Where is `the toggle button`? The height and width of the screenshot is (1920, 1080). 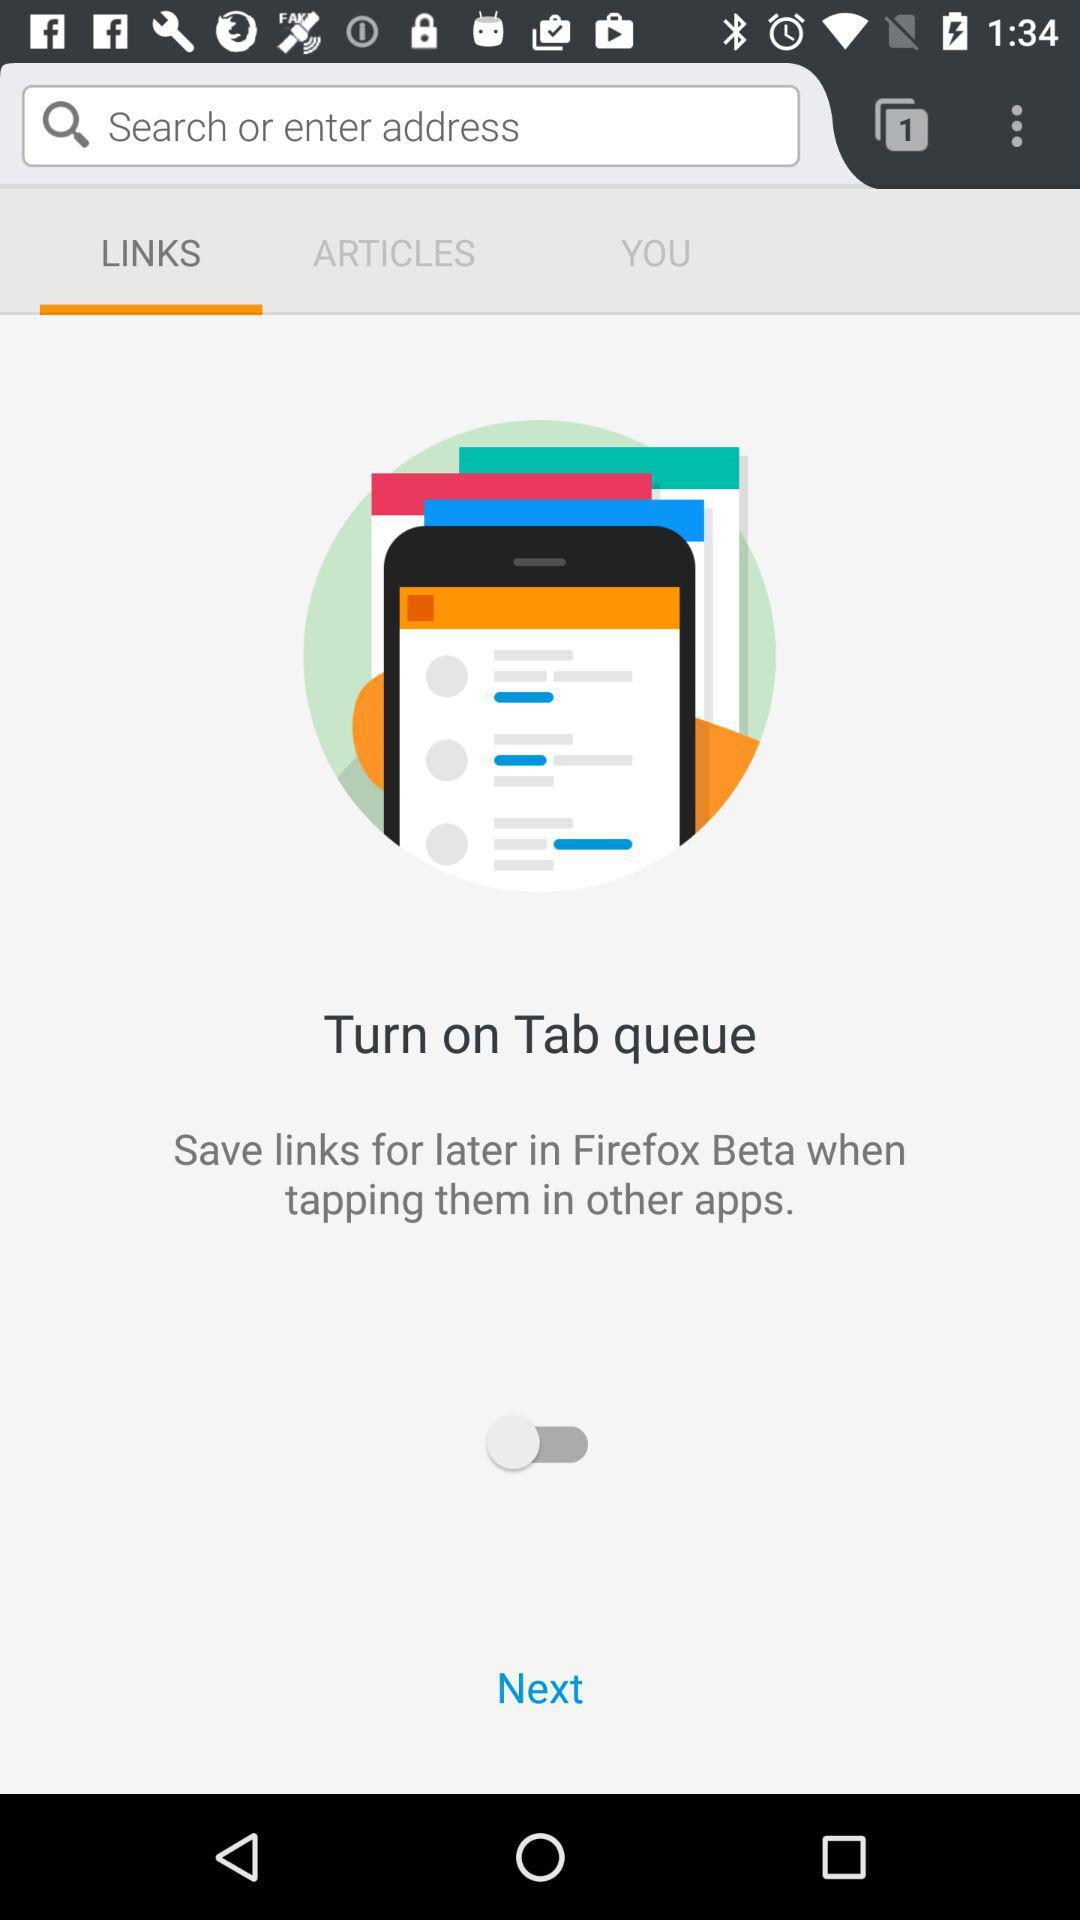
the toggle button is located at coordinates (540, 1442).